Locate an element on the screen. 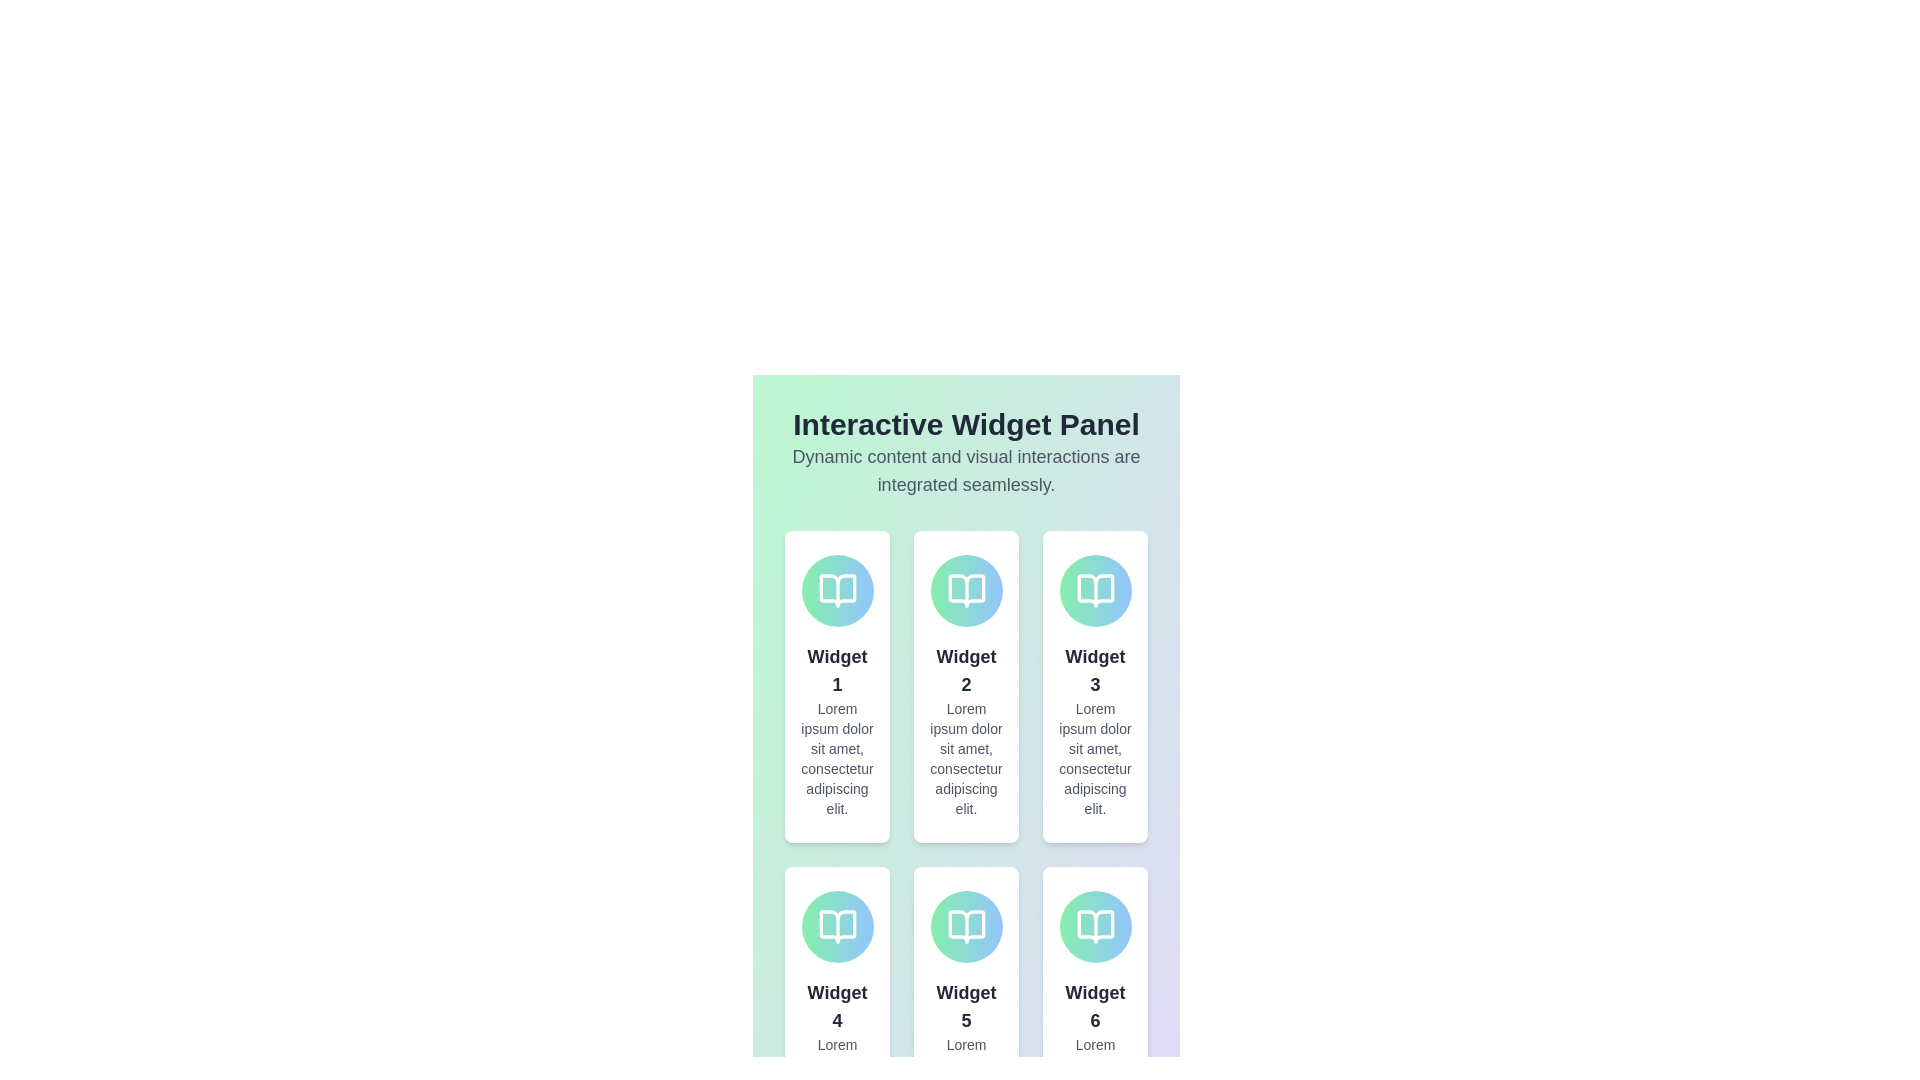 The height and width of the screenshot is (1080, 1920). the Text label that serves as a title or heading for the content of the card, located centrally in the lower middle card of a 2x3 grid layout, just below a circular icon and above a paragraph of text is located at coordinates (966, 1006).